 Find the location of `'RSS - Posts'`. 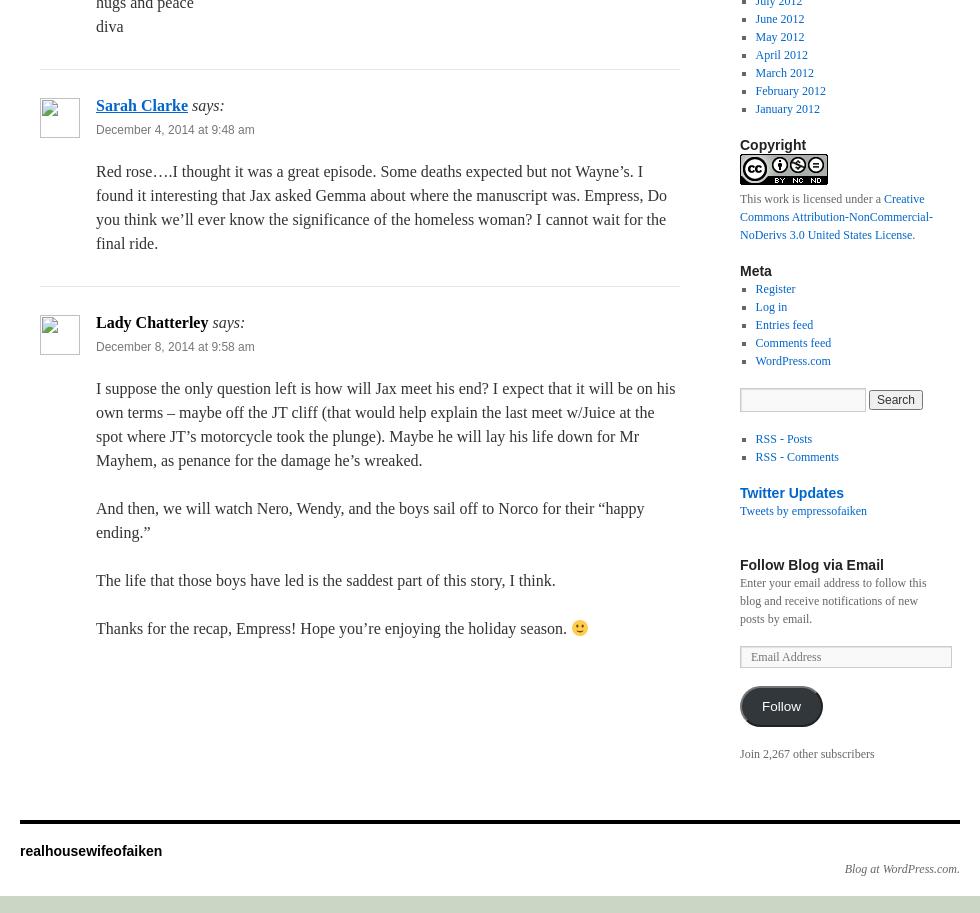

'RSS - Posts' is located at coordinates (783, 437).